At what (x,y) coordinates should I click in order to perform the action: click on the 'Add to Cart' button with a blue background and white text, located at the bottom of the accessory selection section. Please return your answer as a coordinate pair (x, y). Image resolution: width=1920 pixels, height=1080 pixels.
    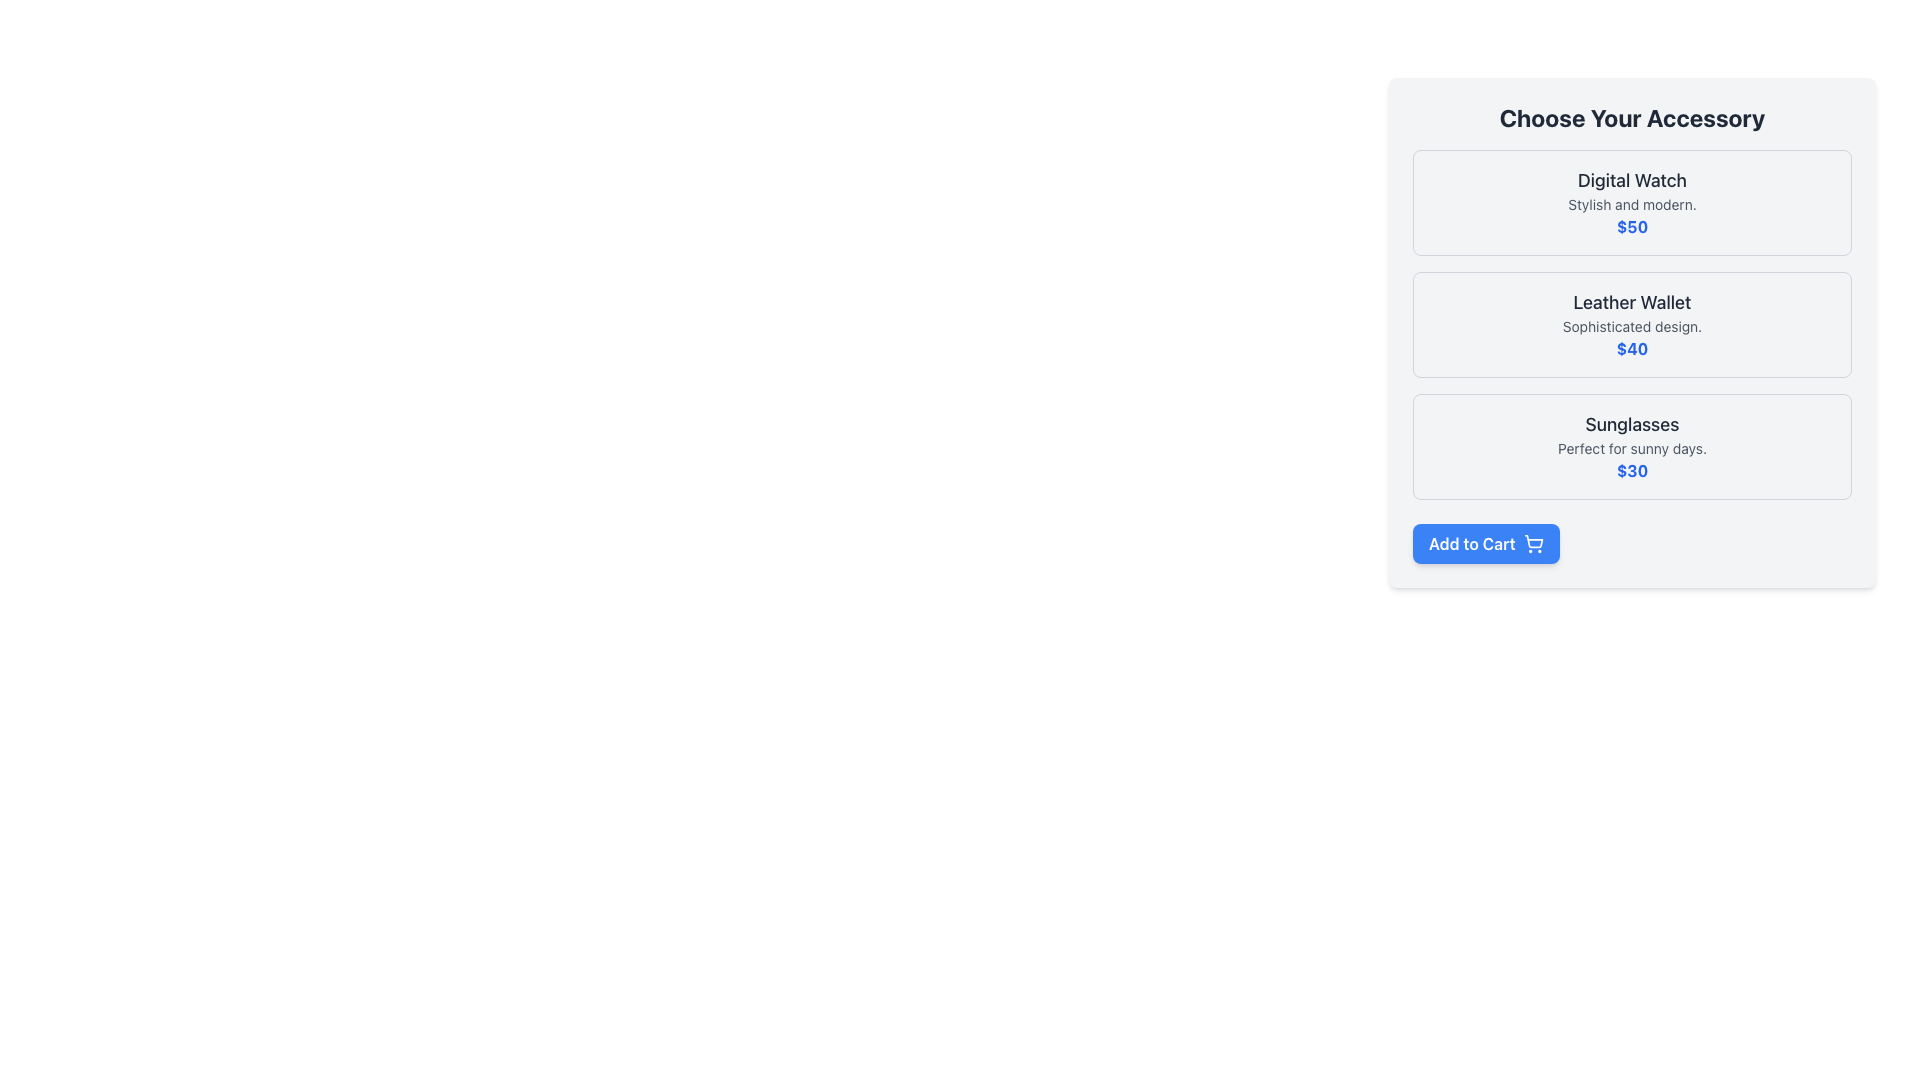
    Looking at the image, I should click on (1486, 543).